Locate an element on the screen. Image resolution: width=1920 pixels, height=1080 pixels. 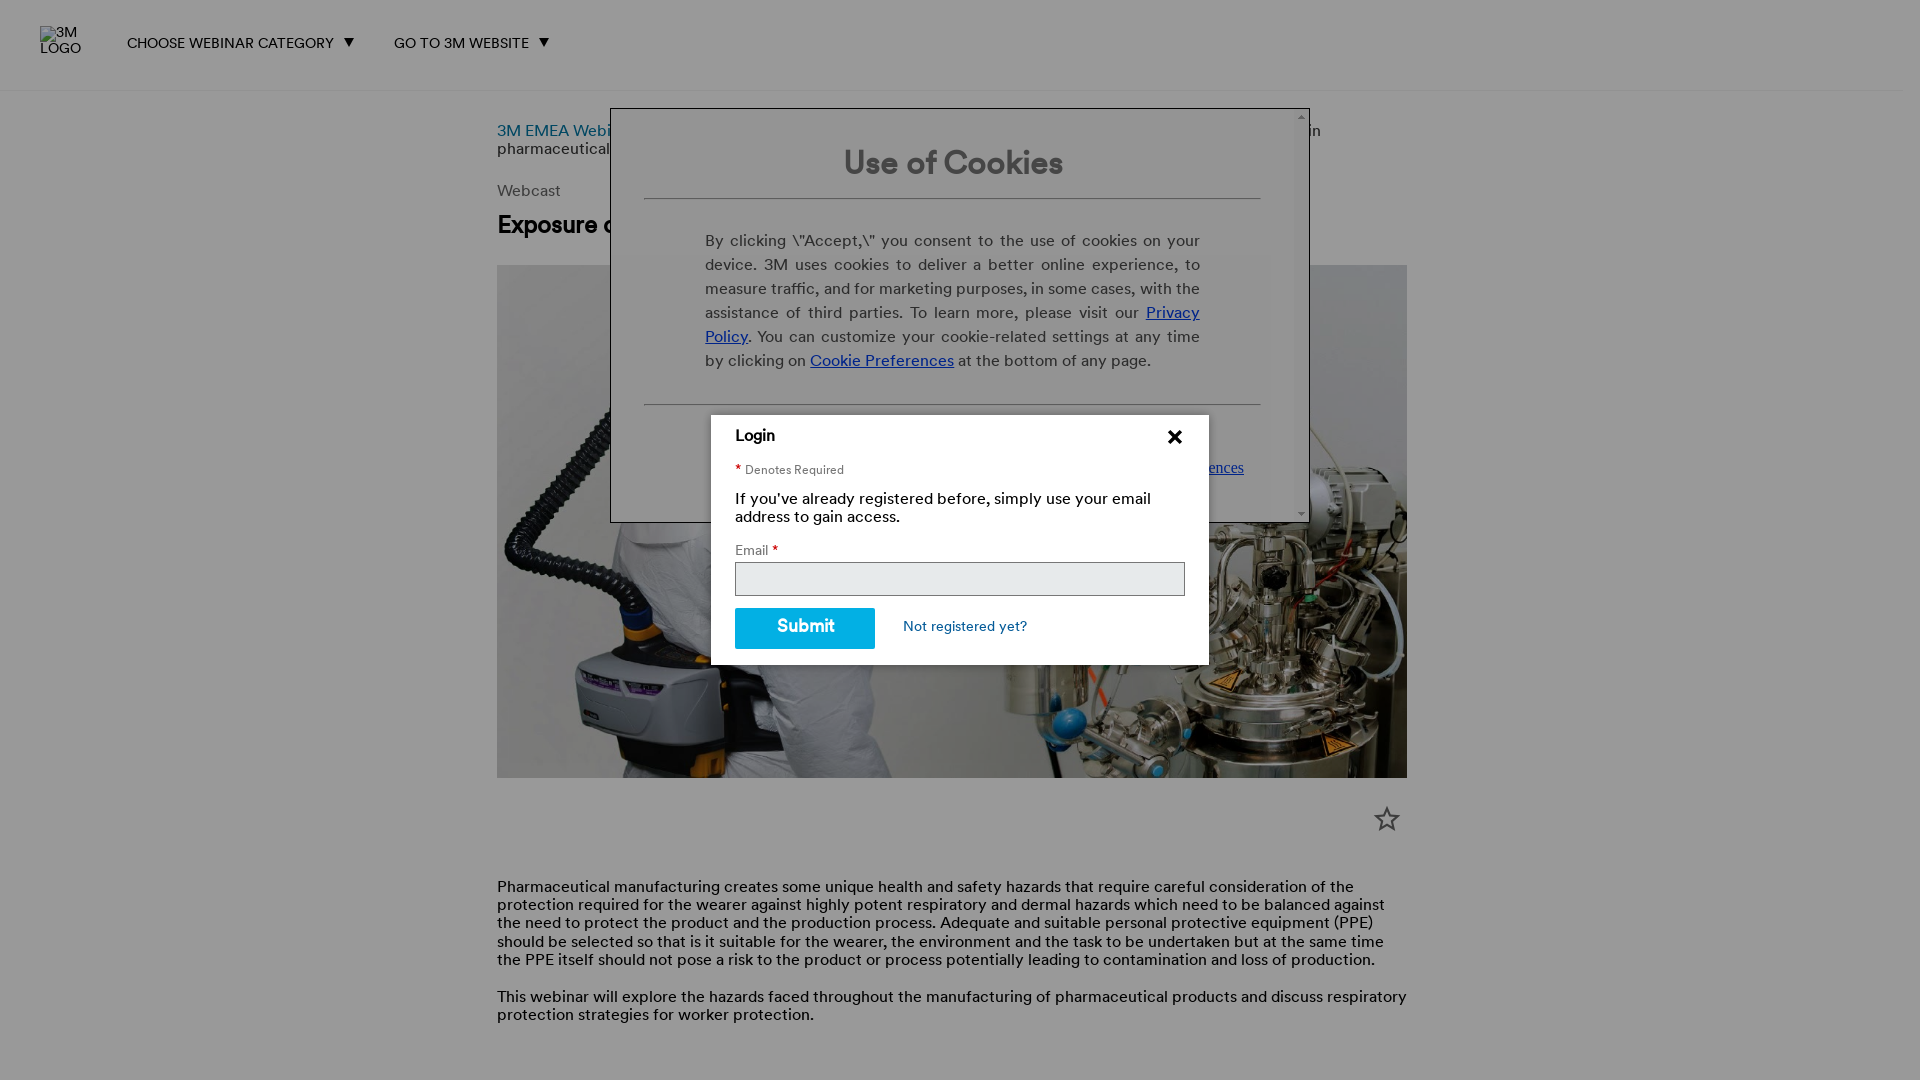
'3M United Kingdom' is located at coordinates (71, 42).